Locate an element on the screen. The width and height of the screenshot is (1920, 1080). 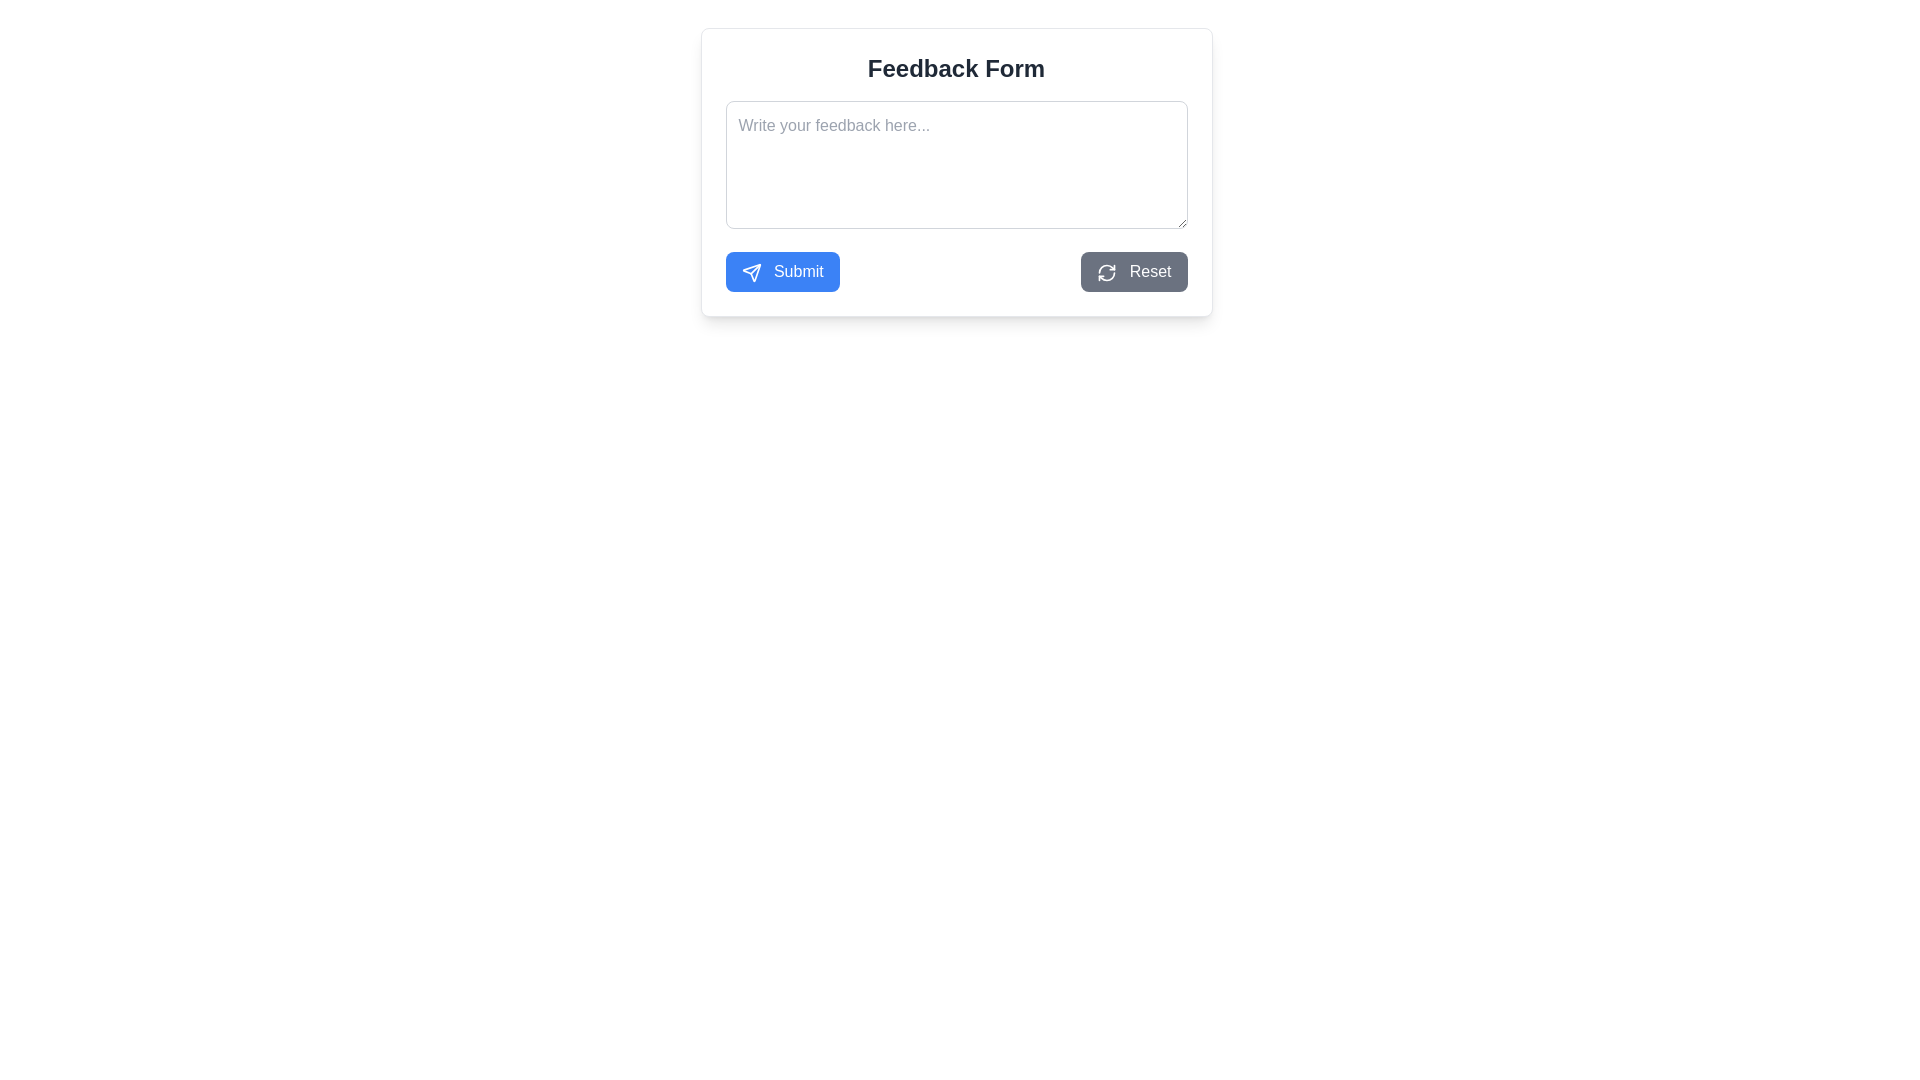
the heading text label of the feedback form, which is centrally positioned at the top of the feedback interface is located at coordinates (955, 68).